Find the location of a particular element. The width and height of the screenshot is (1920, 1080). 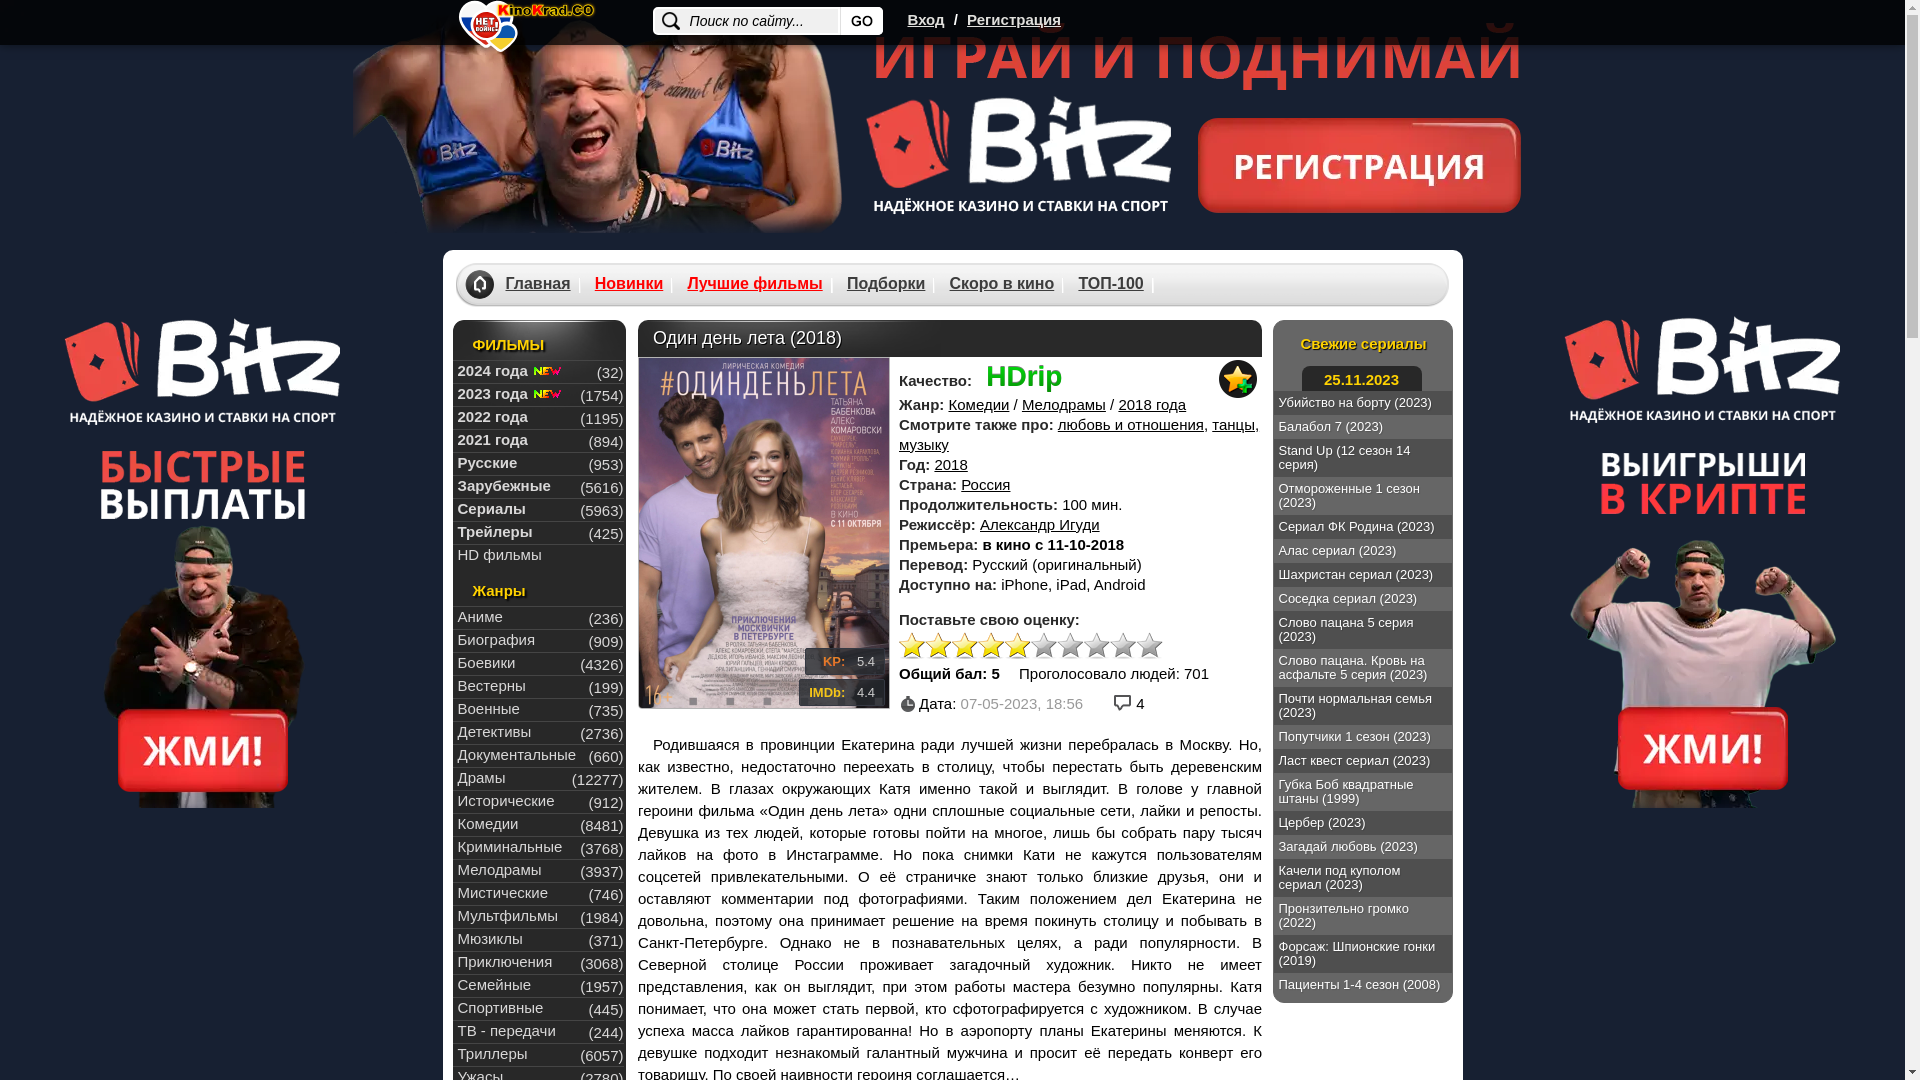

'5' is located at coordinates (1017, 645).